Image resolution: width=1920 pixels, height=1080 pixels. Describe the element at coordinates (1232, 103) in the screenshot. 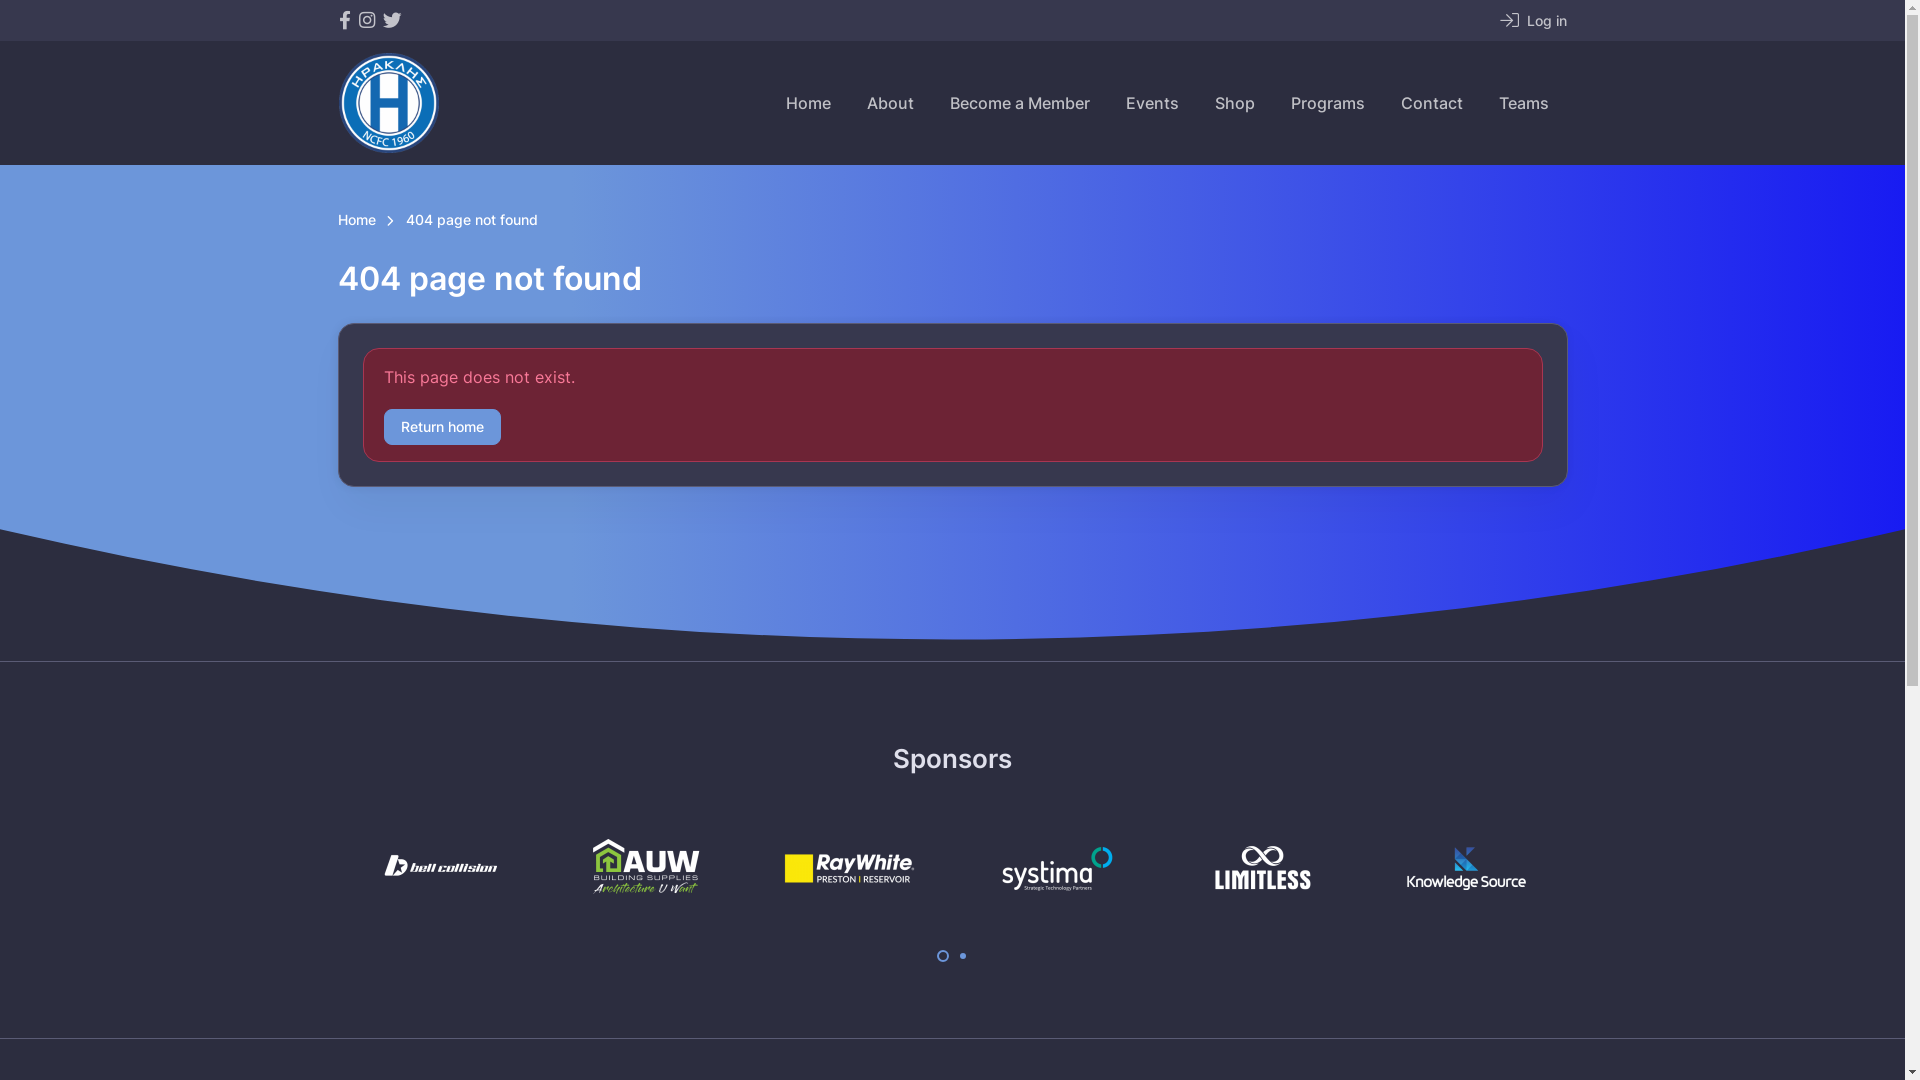

I see `'Shop'` at that location.